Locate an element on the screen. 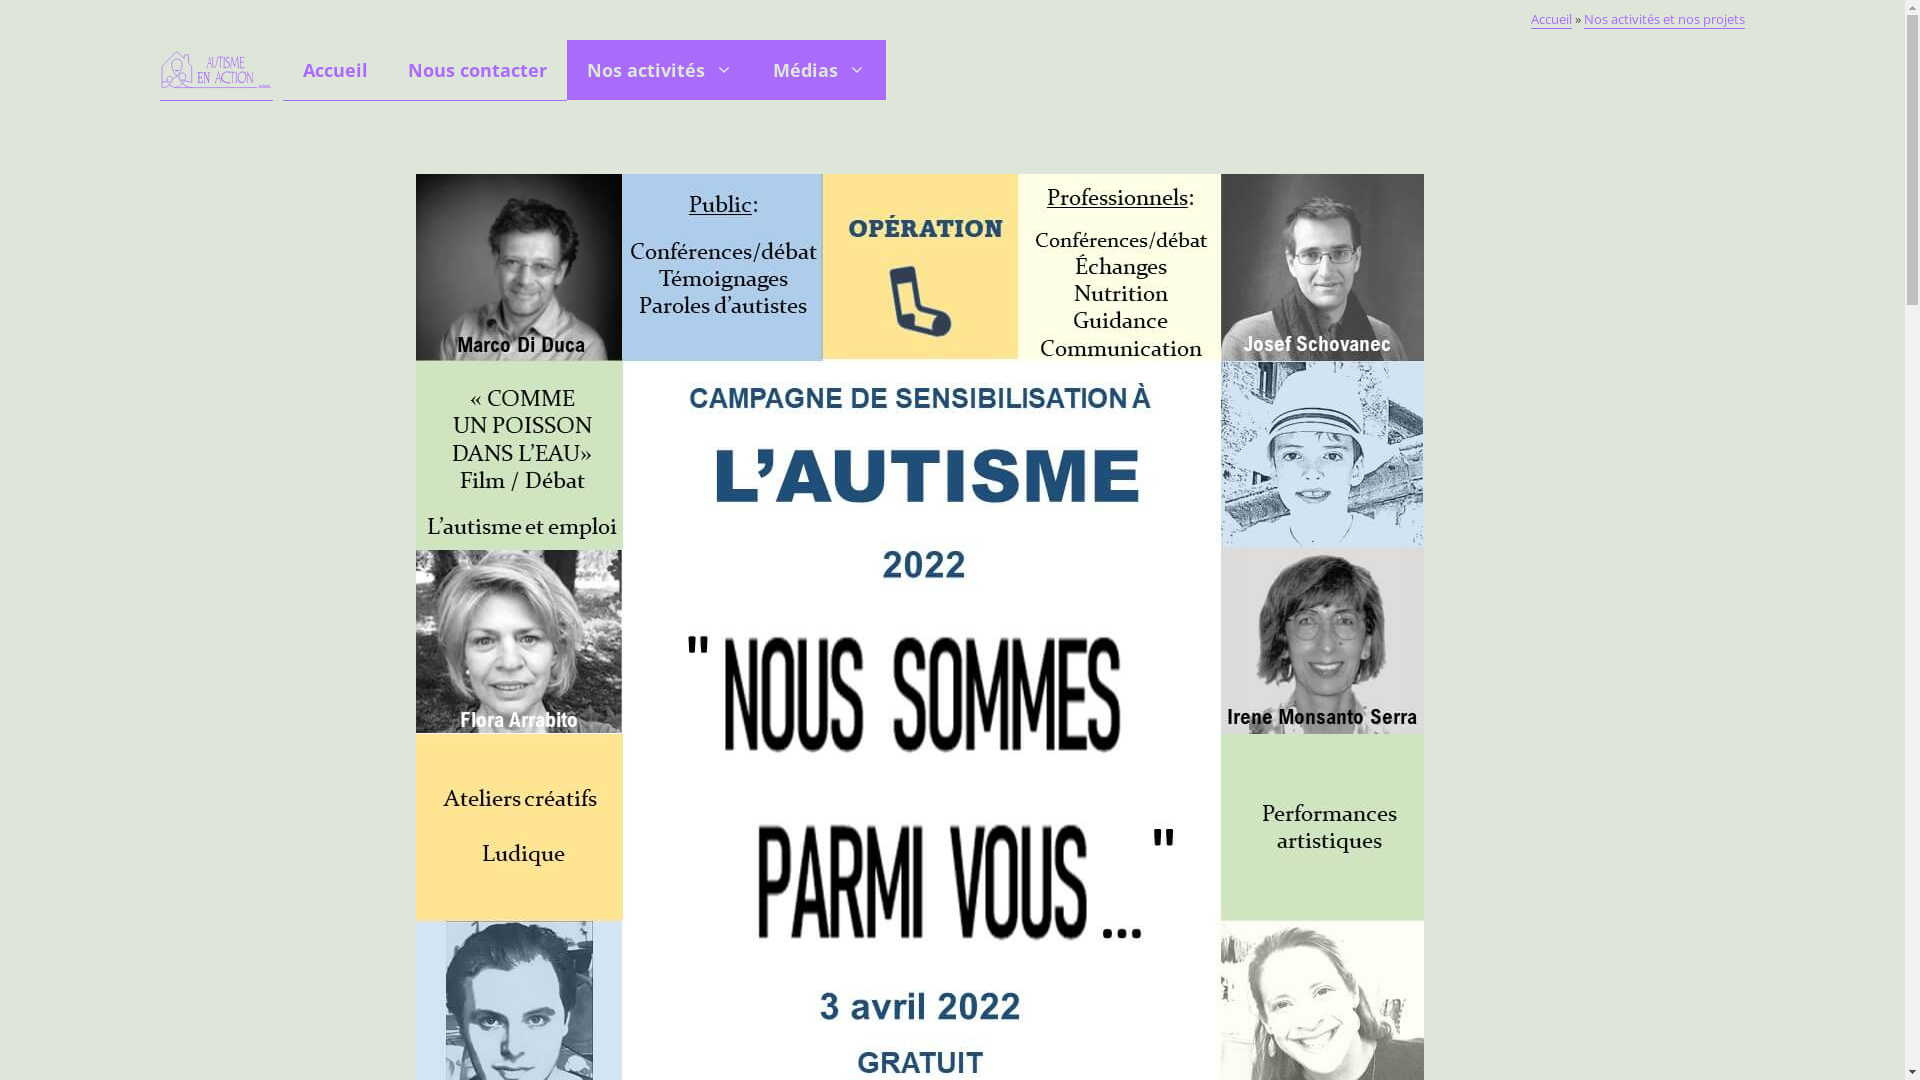 The image size is (1920, 1080). 'Nous contacter' is located at coordinates (476, 69).